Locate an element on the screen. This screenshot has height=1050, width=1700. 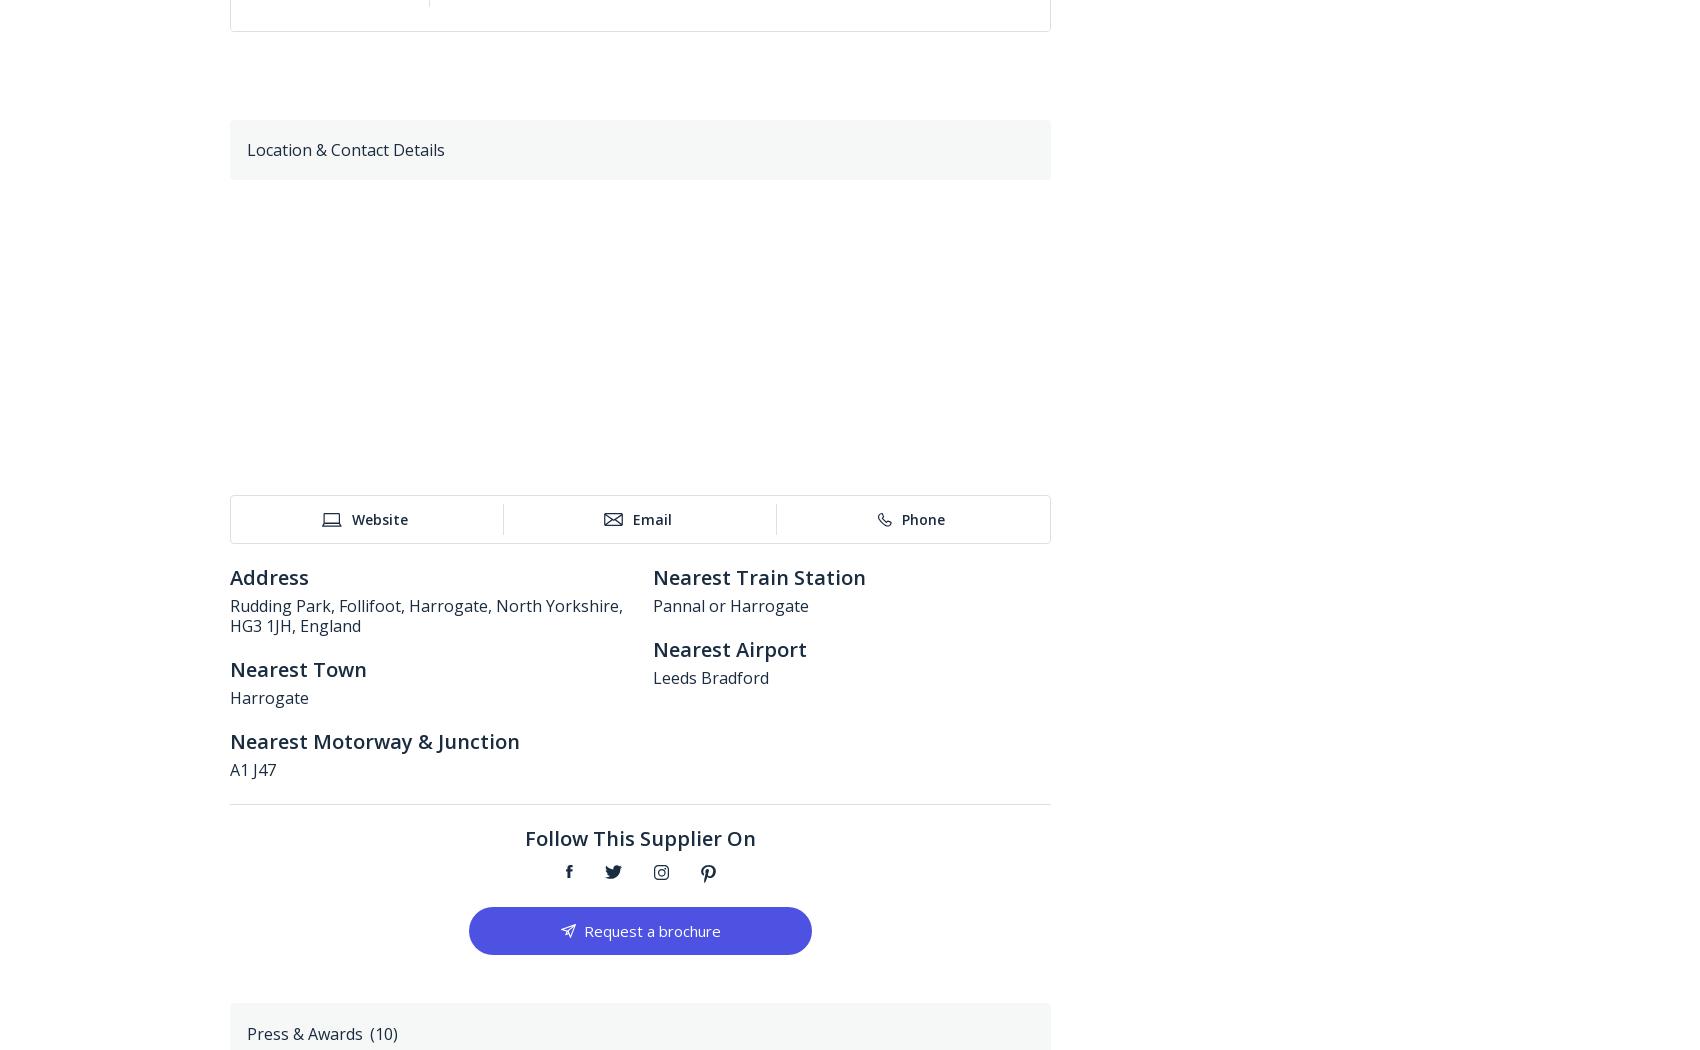
'(' is located at coordinates (368, 1031).